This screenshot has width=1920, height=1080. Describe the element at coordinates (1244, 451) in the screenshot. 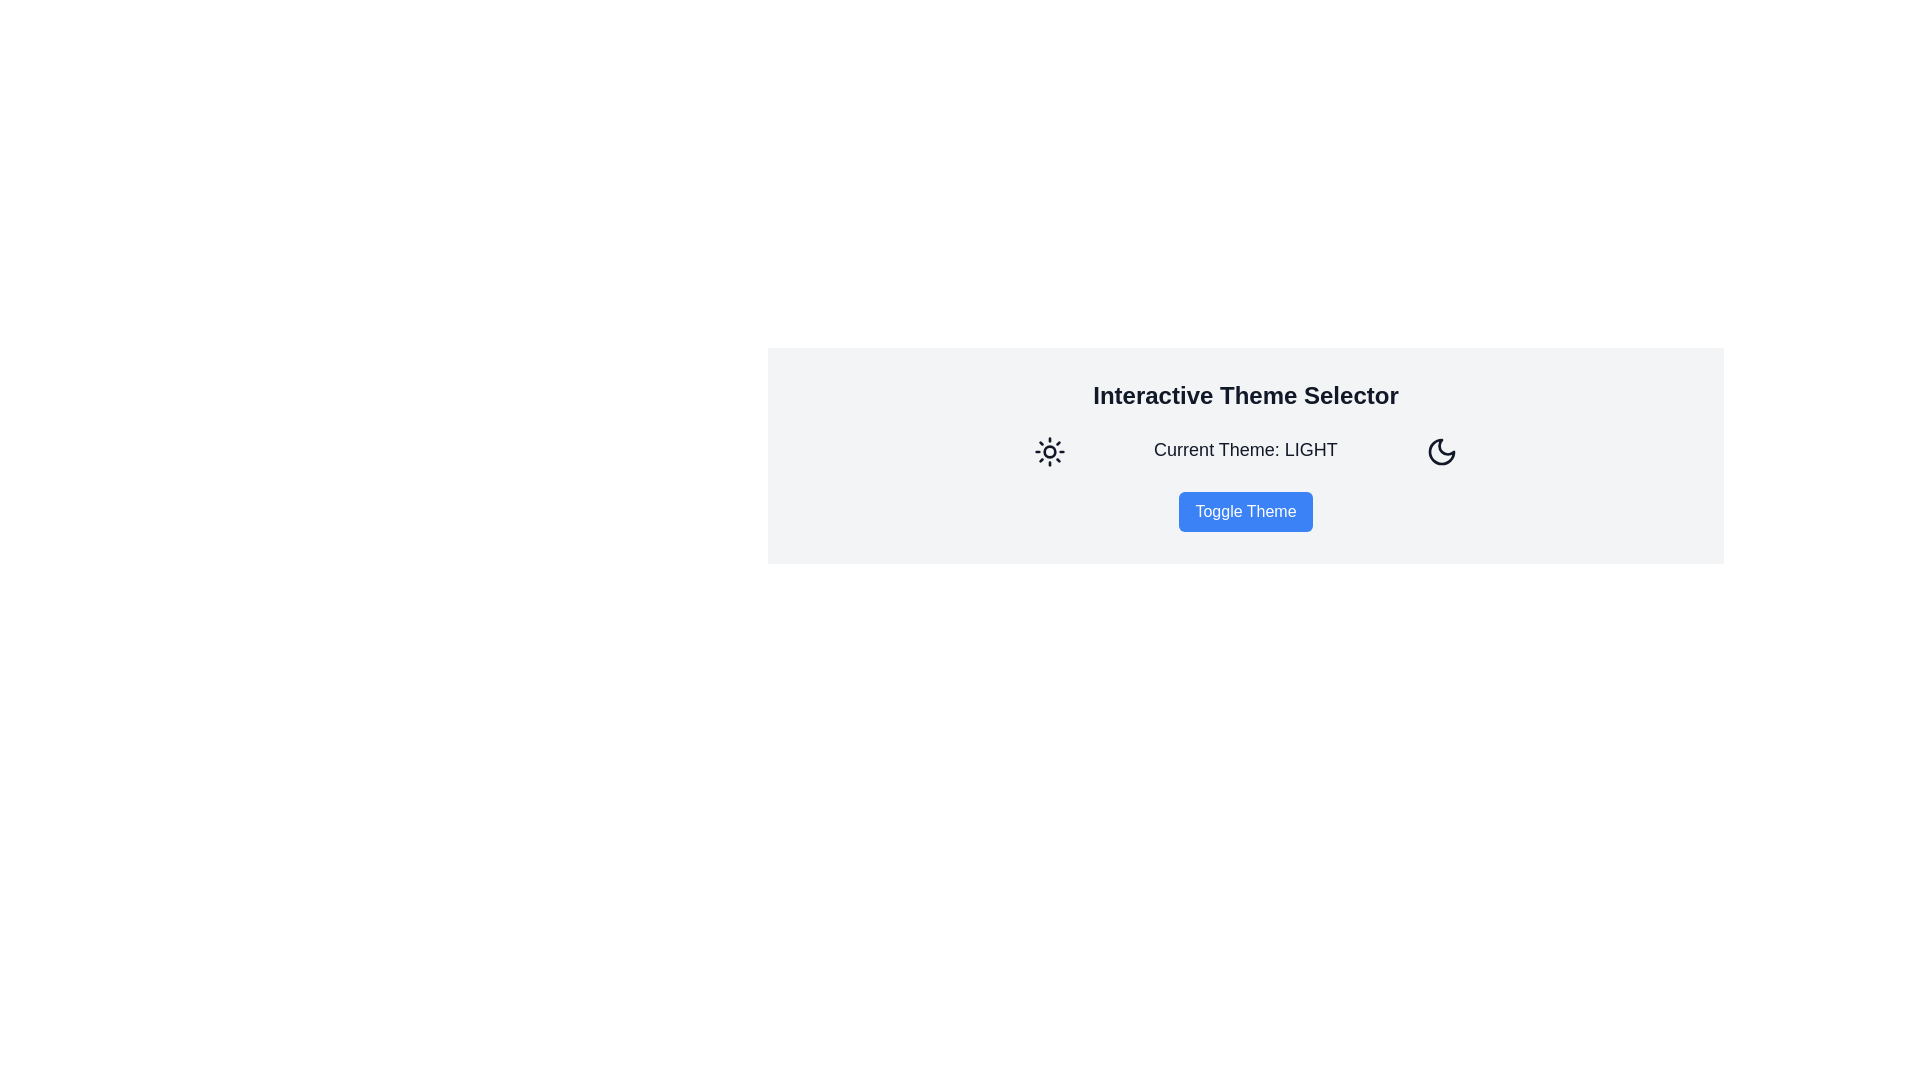

I see `the informational text label that displays the currently selected theme of the application, located centrally between a sun icon and a button labeled 'Toggle Theme'` at that location.